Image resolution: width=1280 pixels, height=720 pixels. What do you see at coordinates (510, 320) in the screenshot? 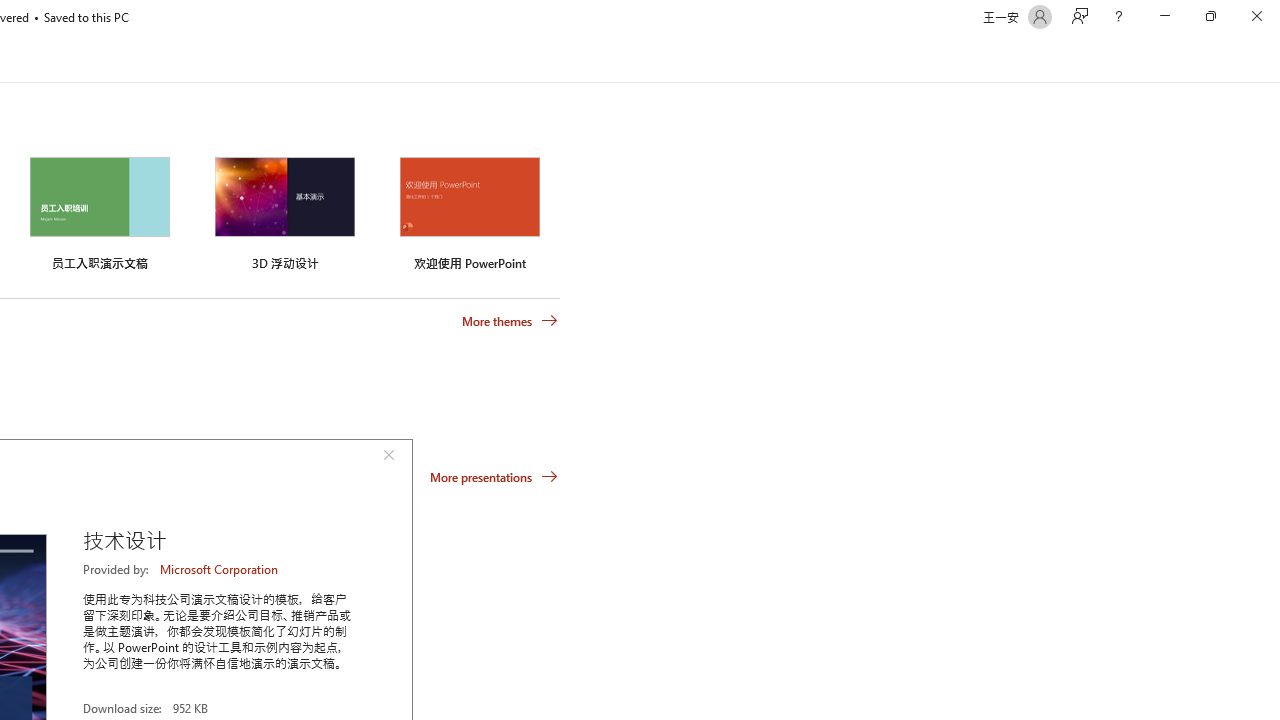
I see `'More themes'` at bounding box center [510, 320].